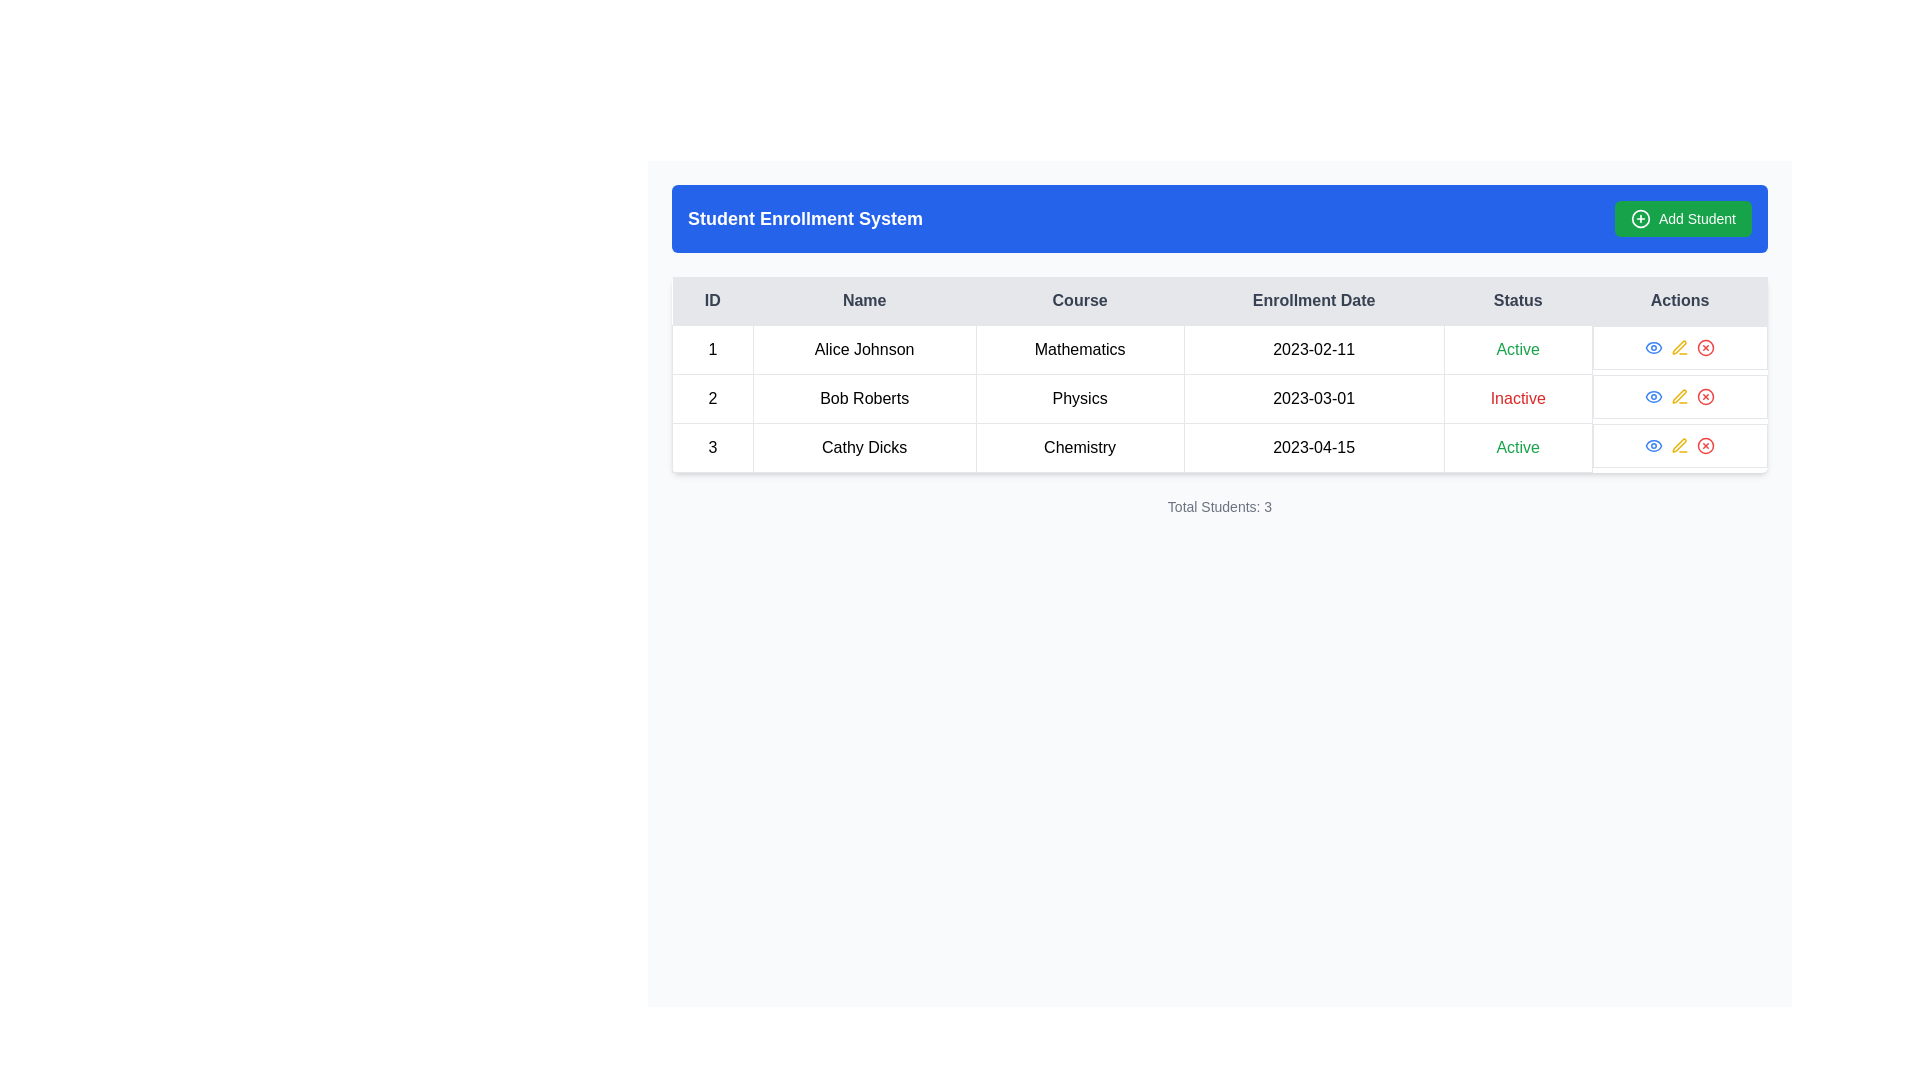  I want to click on the delete button in the 'Actions' column of the last row associated with user 'Cathy Dicks' to change its shade, so click(1705, 444).